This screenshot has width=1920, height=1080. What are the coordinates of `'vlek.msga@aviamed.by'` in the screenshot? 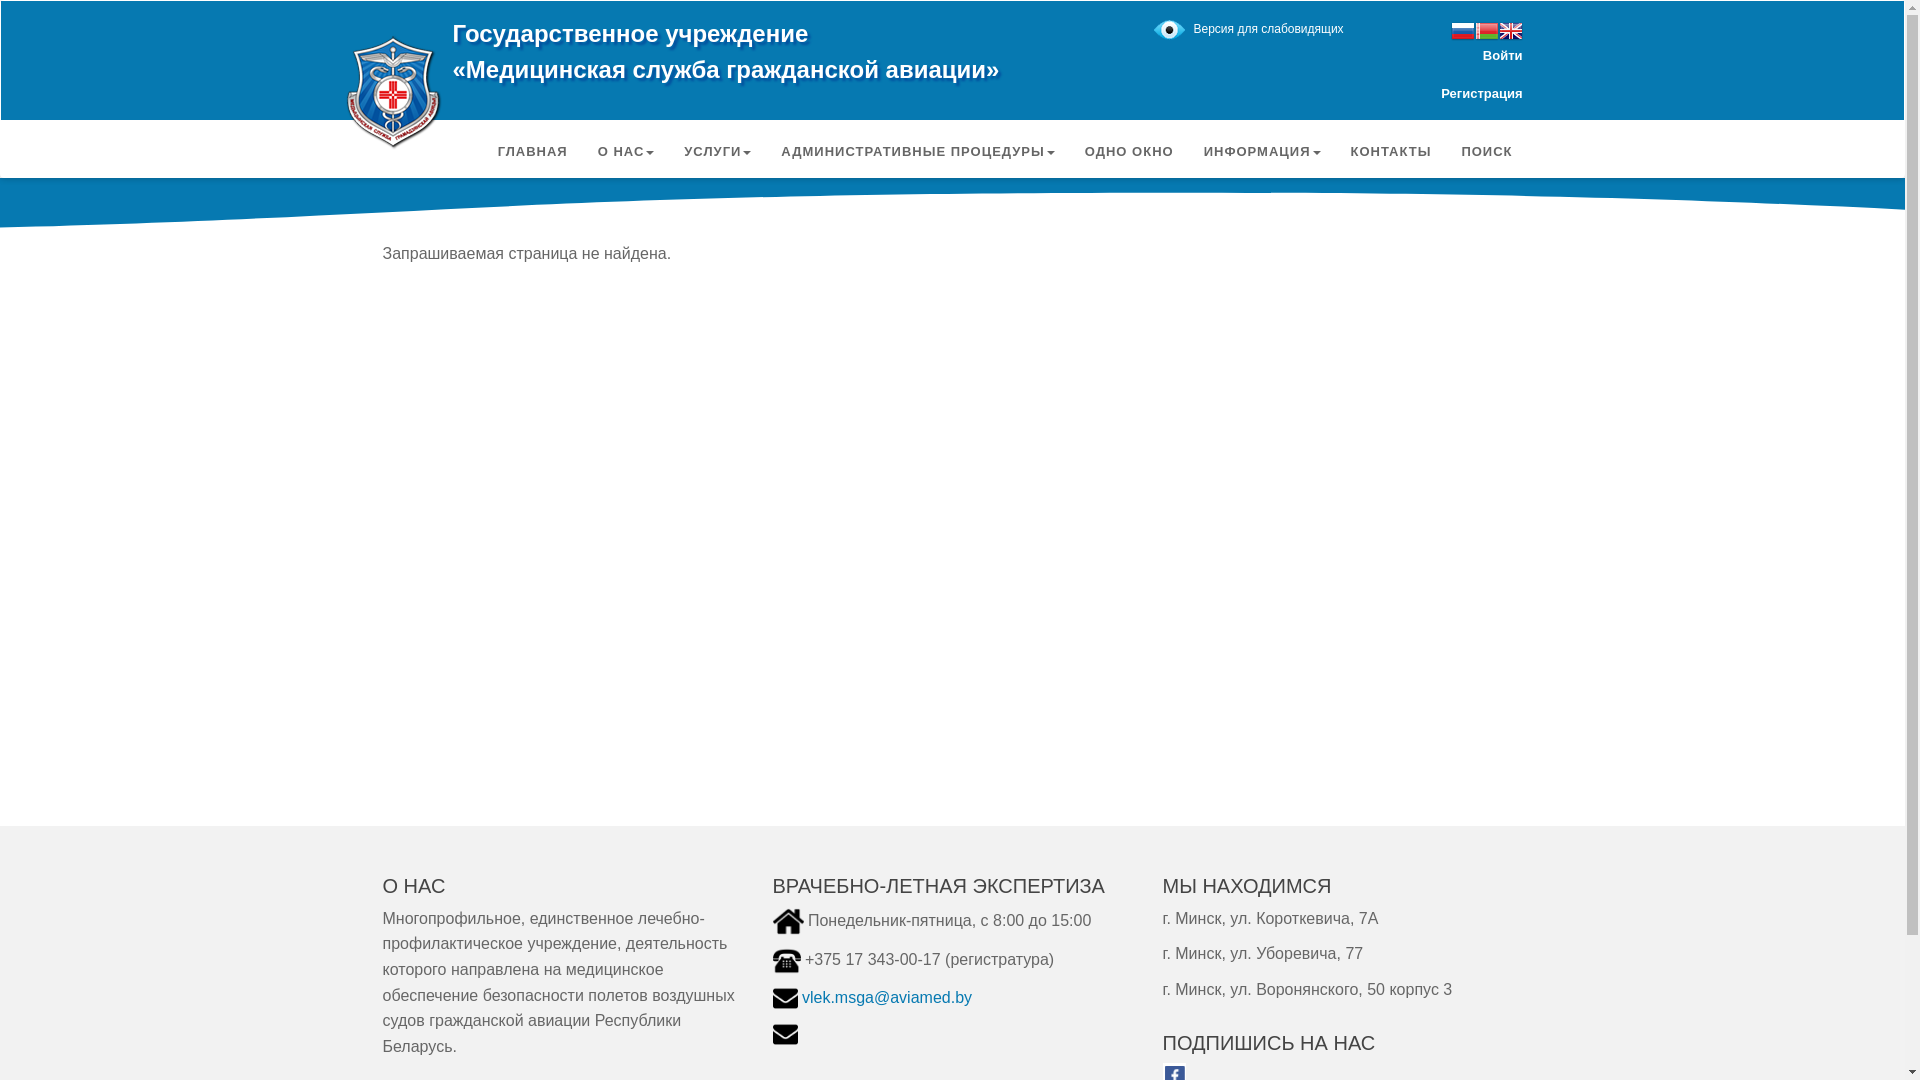 It's located at (801, 997).